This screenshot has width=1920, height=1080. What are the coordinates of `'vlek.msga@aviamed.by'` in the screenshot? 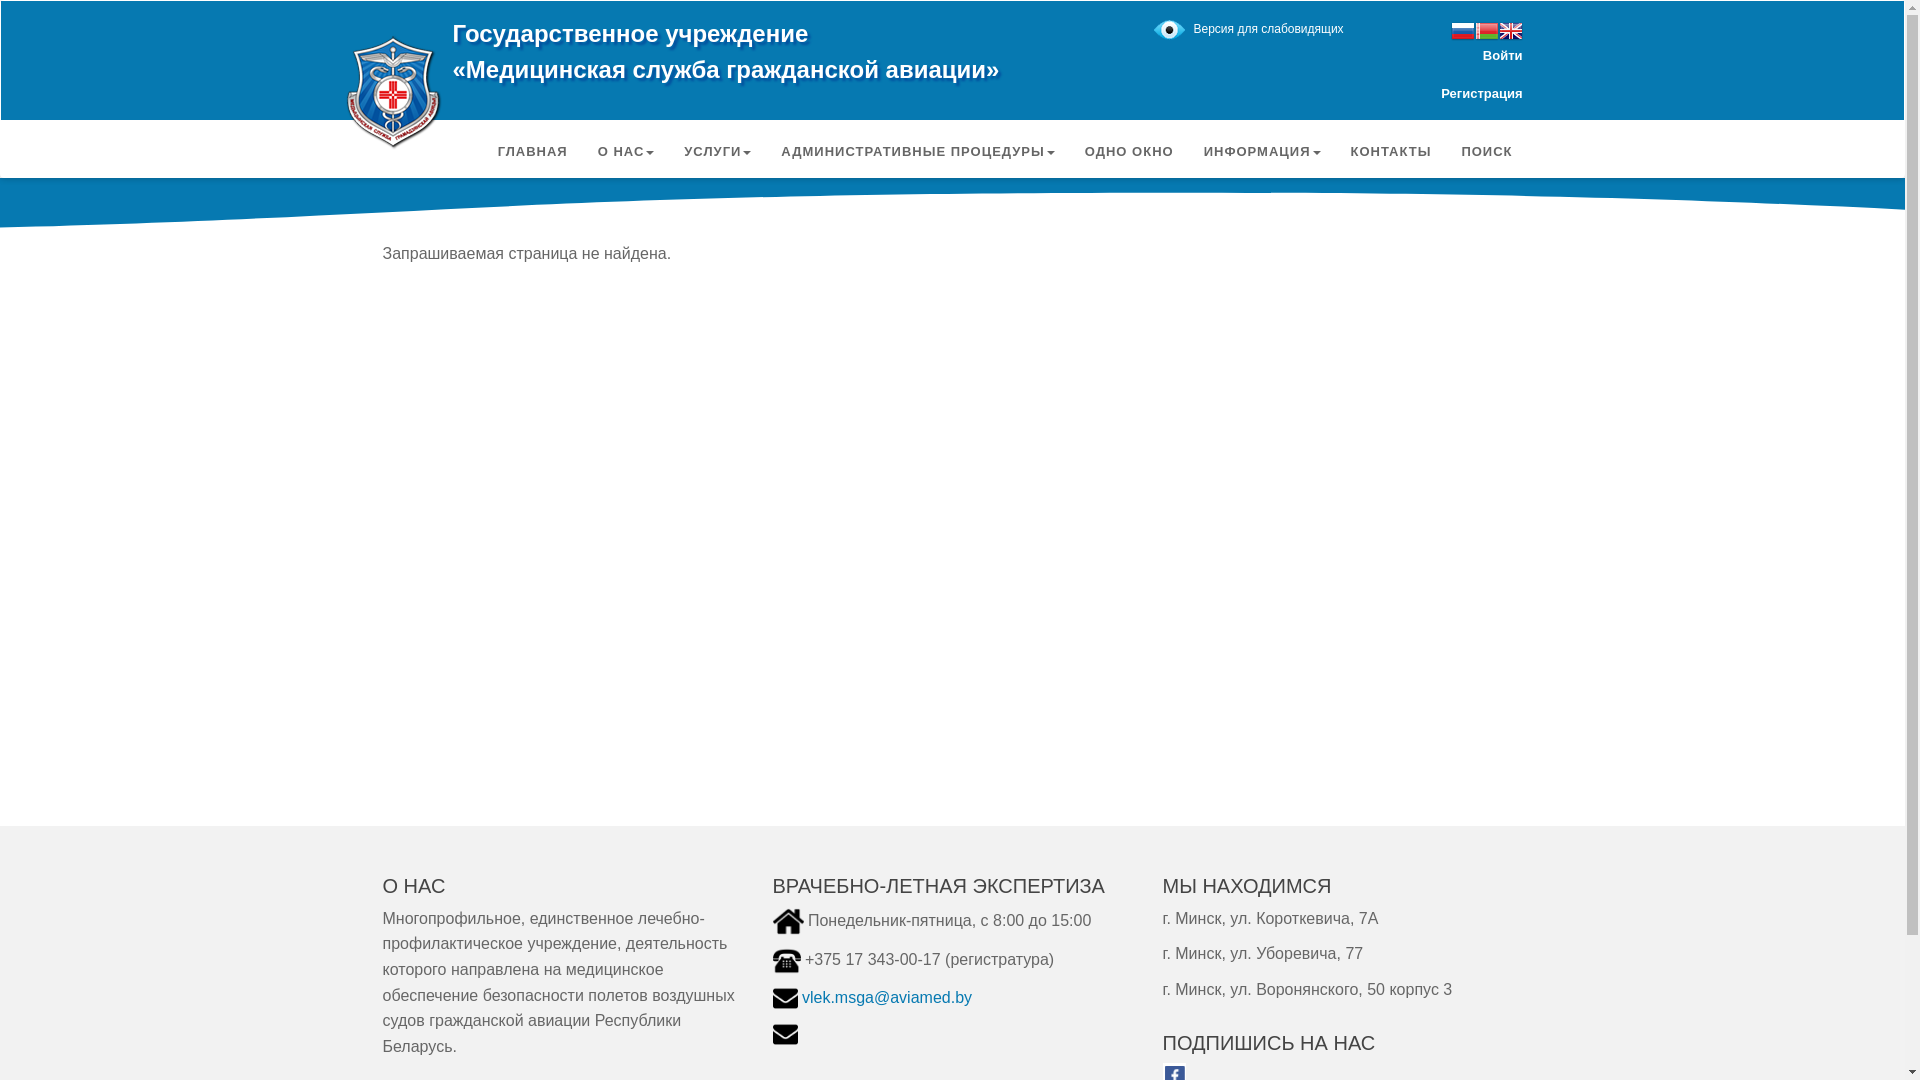 It's located at (801, 997).